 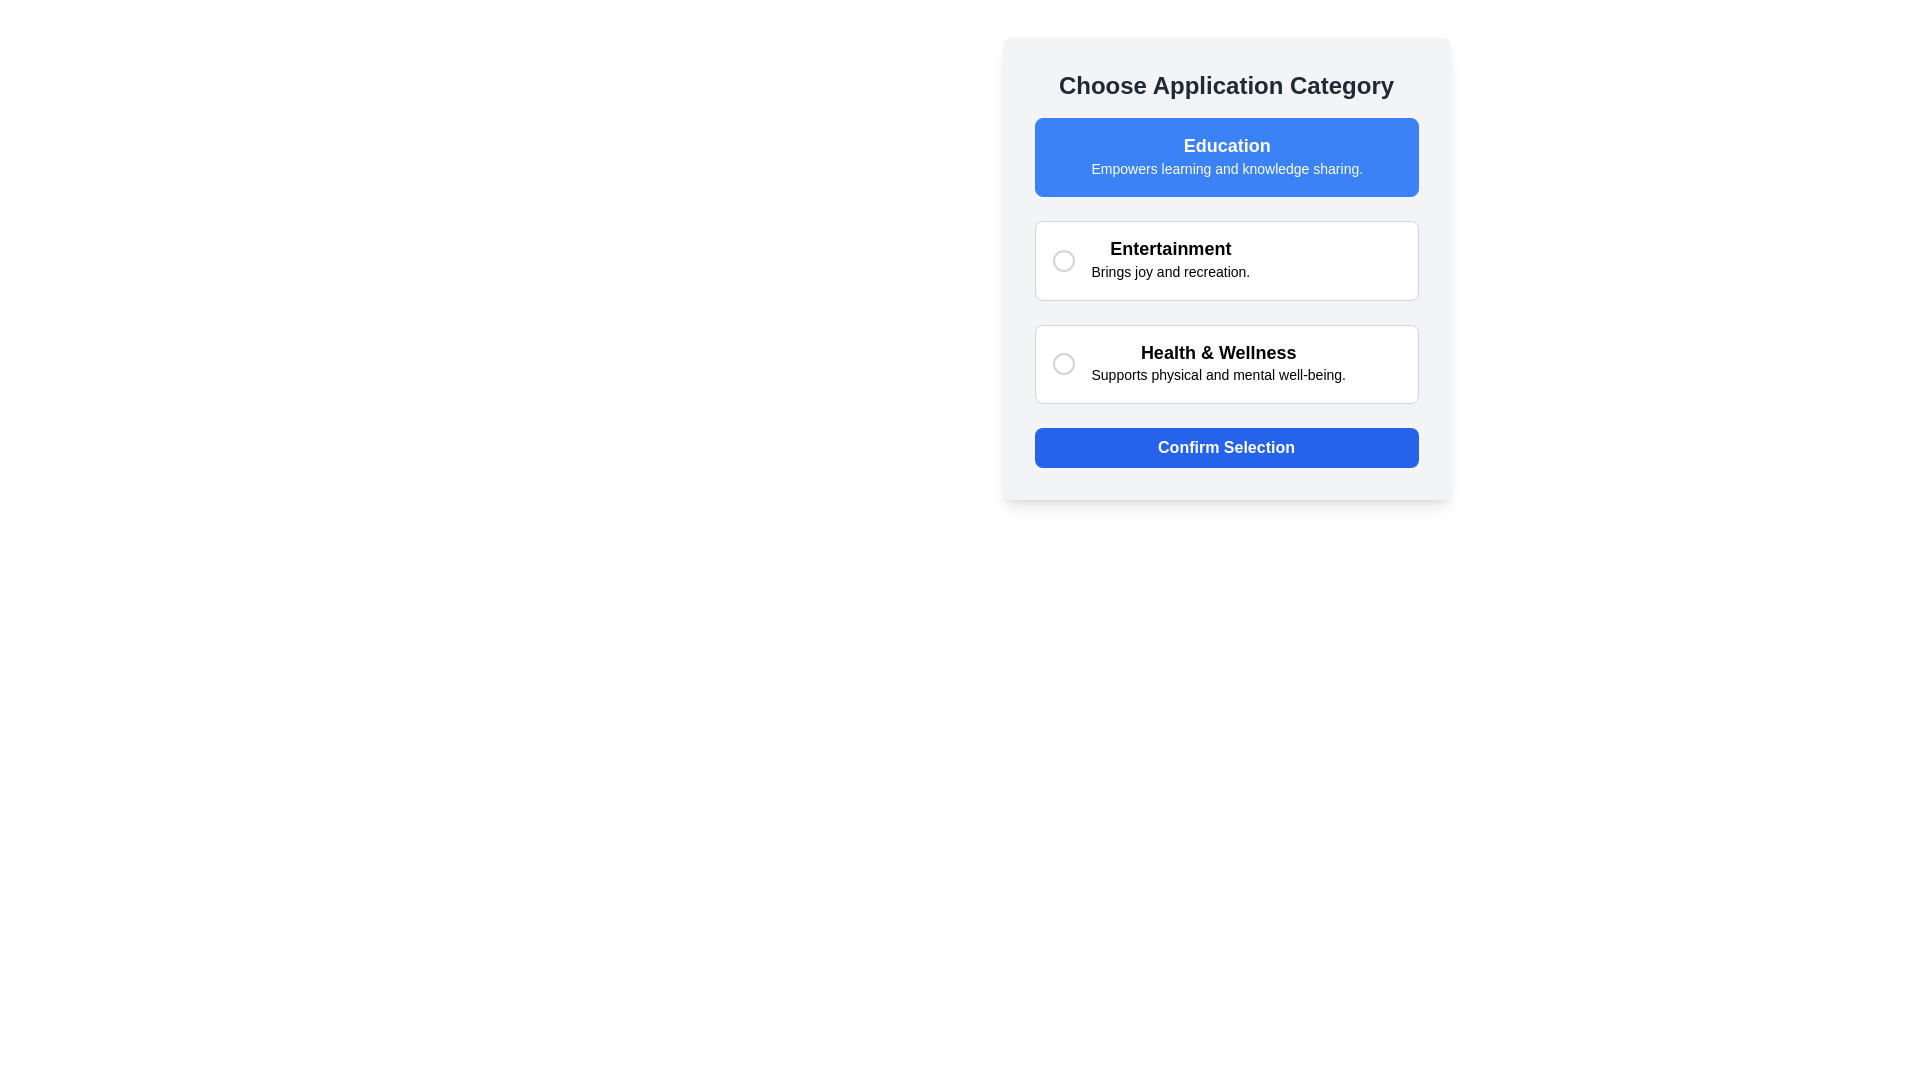 I want to click on the confirmation button located at the bottom of the selection interface, beneath the 'Health & Wellness' option, to confirm the selection, so click(x=1225, y=446).